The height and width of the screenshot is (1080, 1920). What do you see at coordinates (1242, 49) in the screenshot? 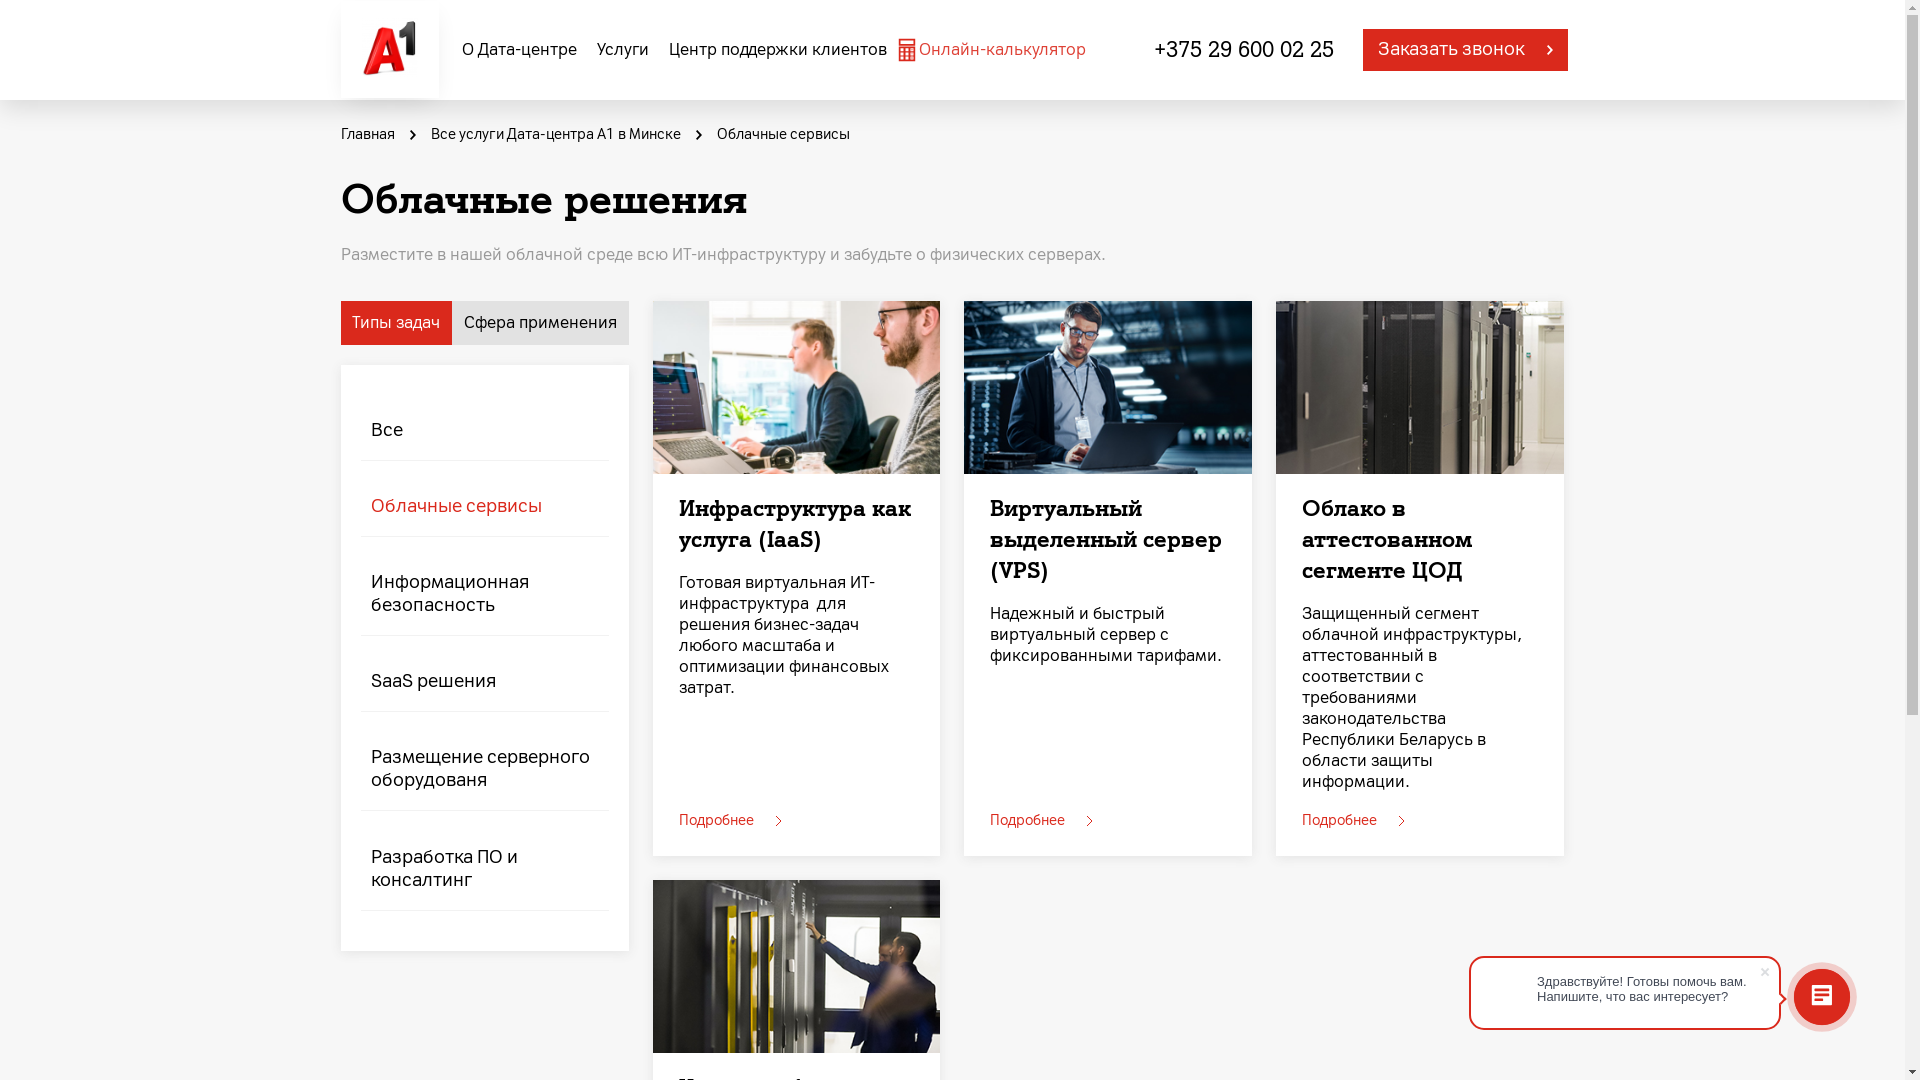
I see `'+375 29 600 02 25'` at bounding box center [1242, 49].